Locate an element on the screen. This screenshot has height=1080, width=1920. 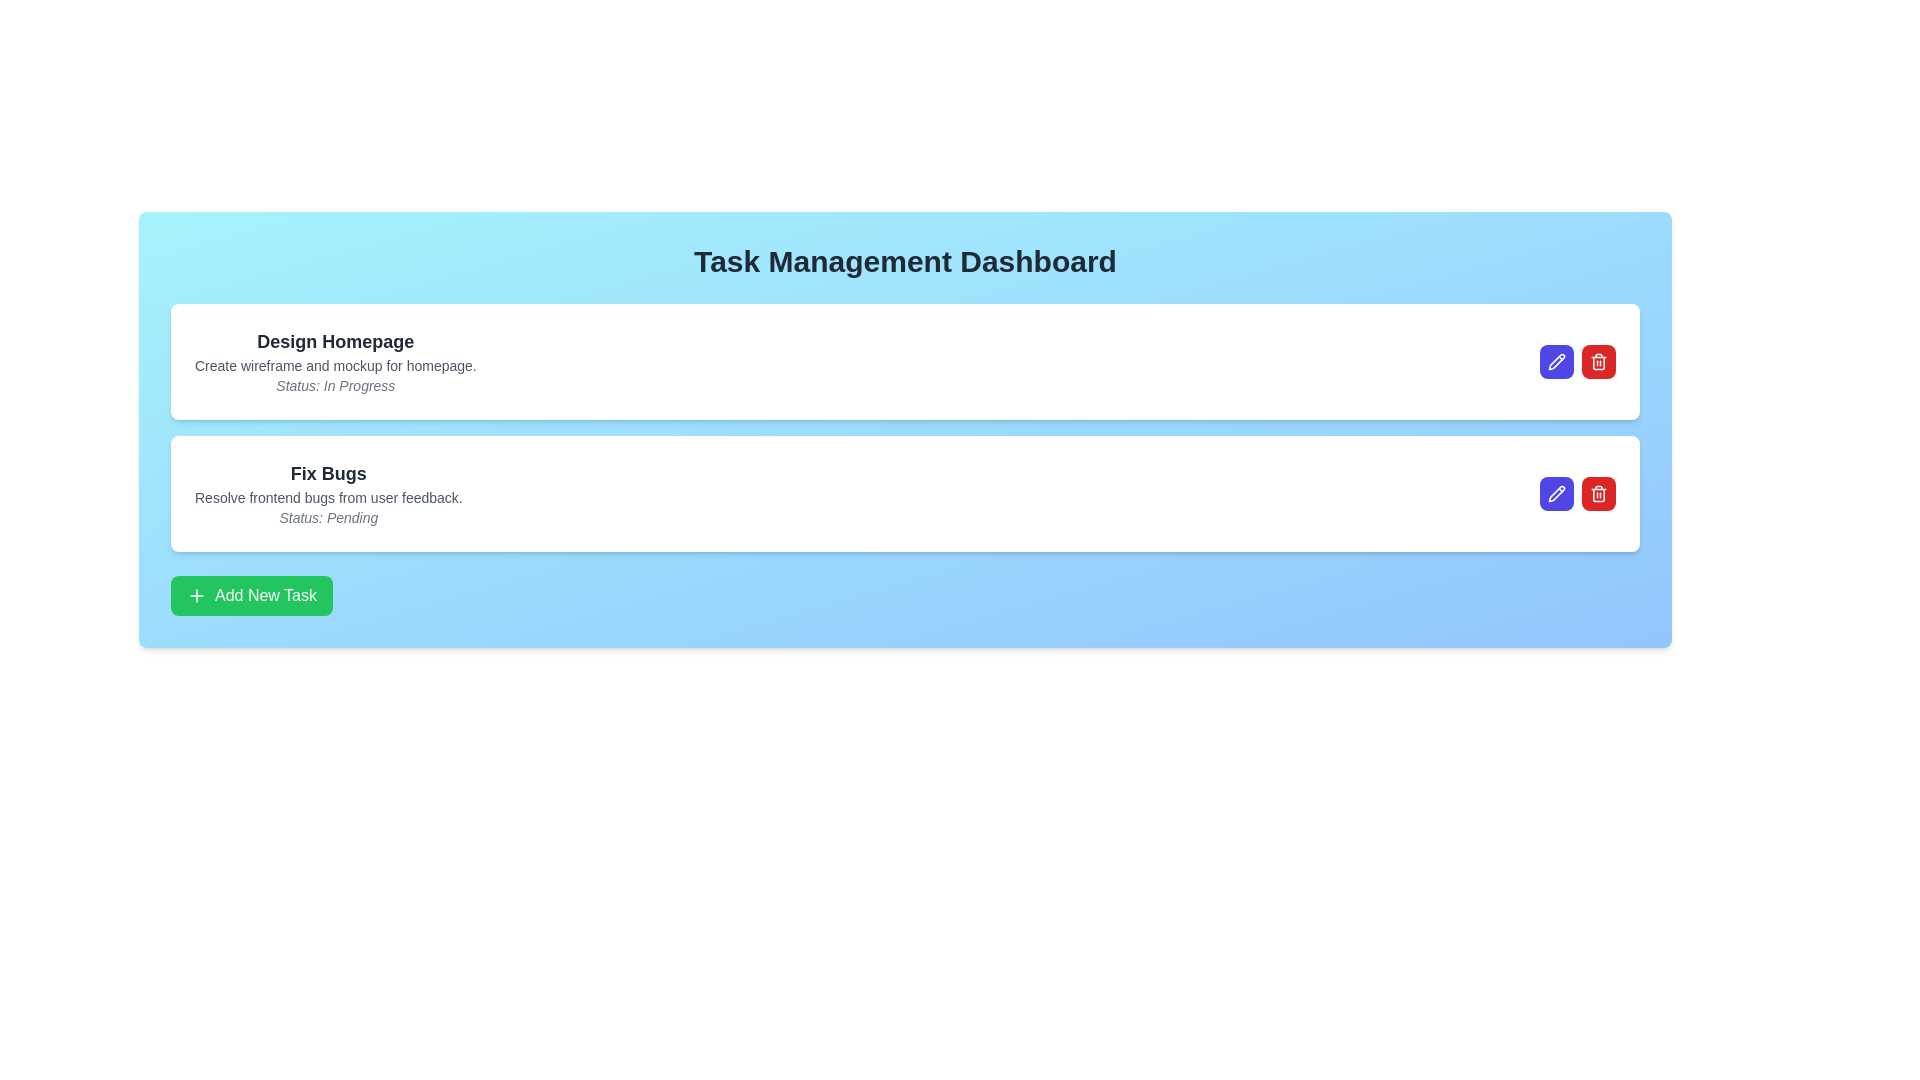
the 'Edit' icon button located in the action toolbar to the left of the red delete button is located at coordinates (1559, 362).